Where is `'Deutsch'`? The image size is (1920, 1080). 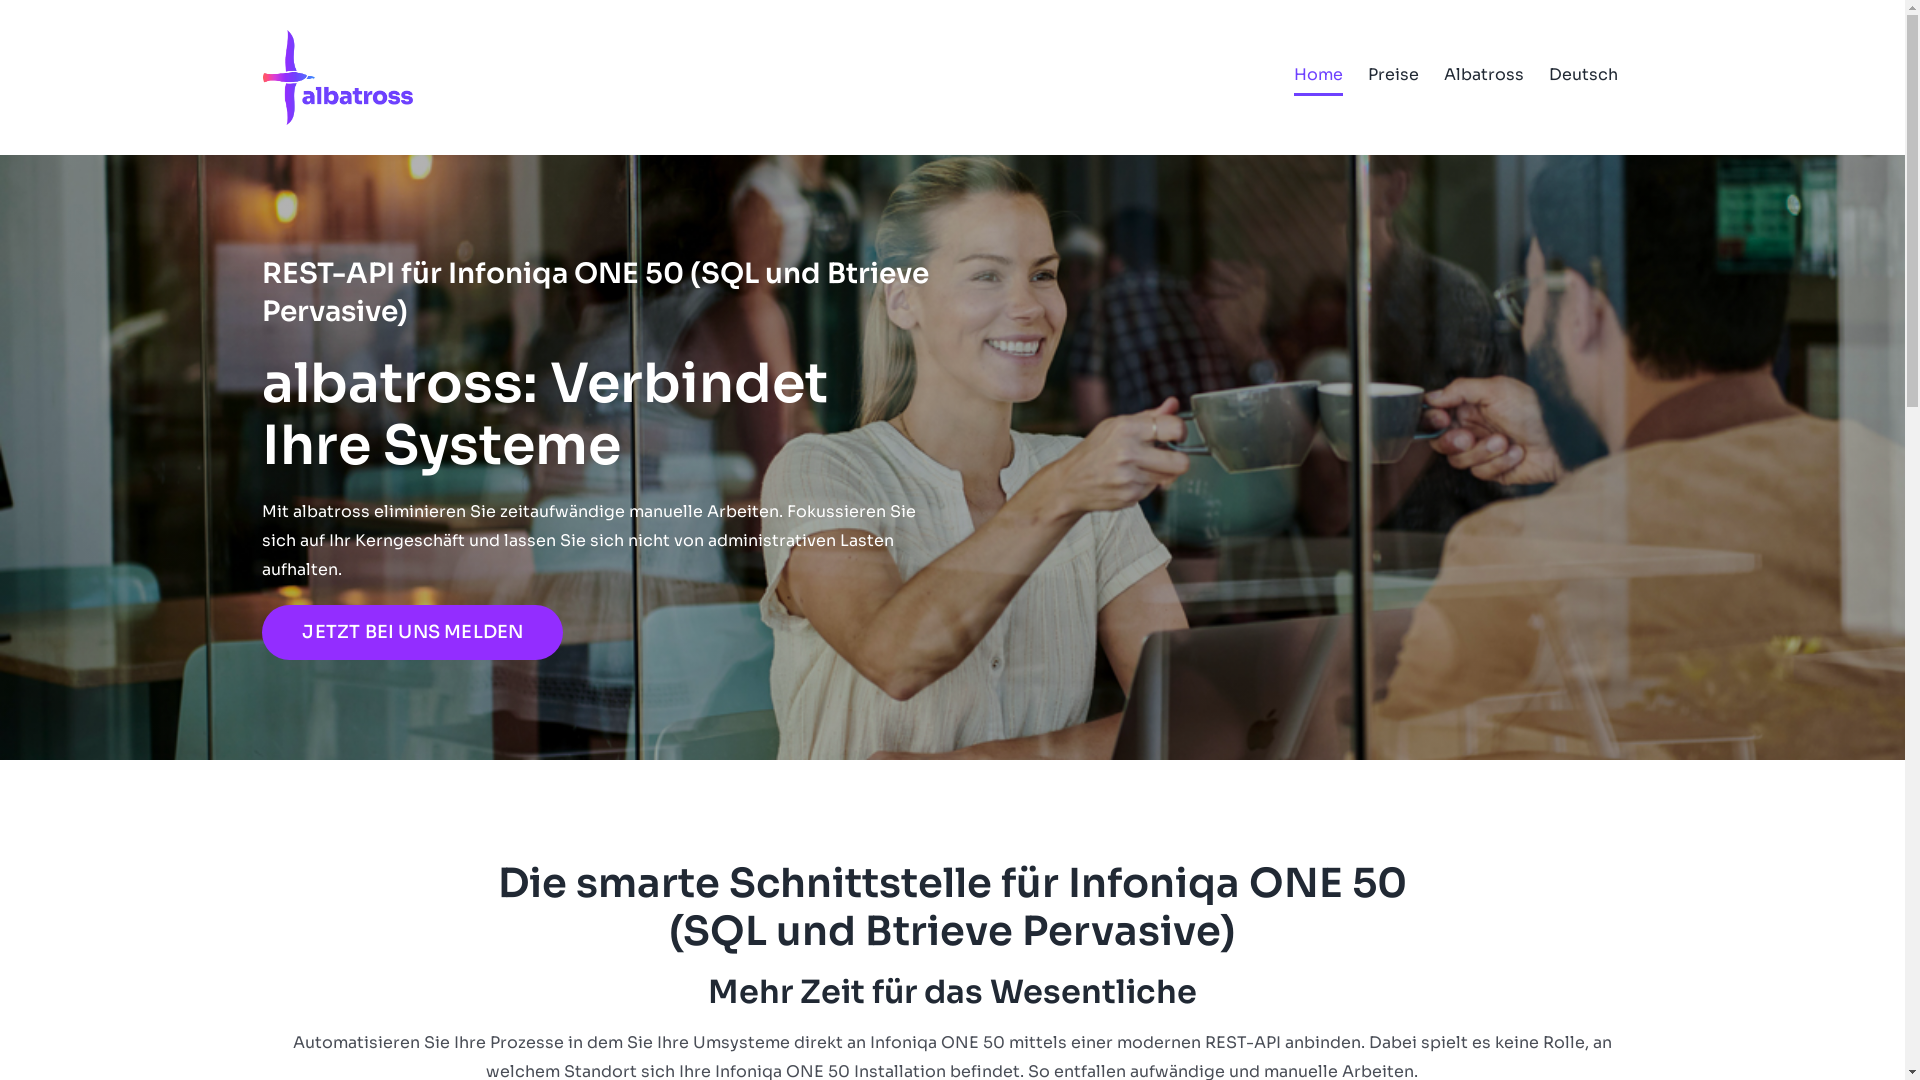 'Deutsch' is located at coordinates (1581, 73).